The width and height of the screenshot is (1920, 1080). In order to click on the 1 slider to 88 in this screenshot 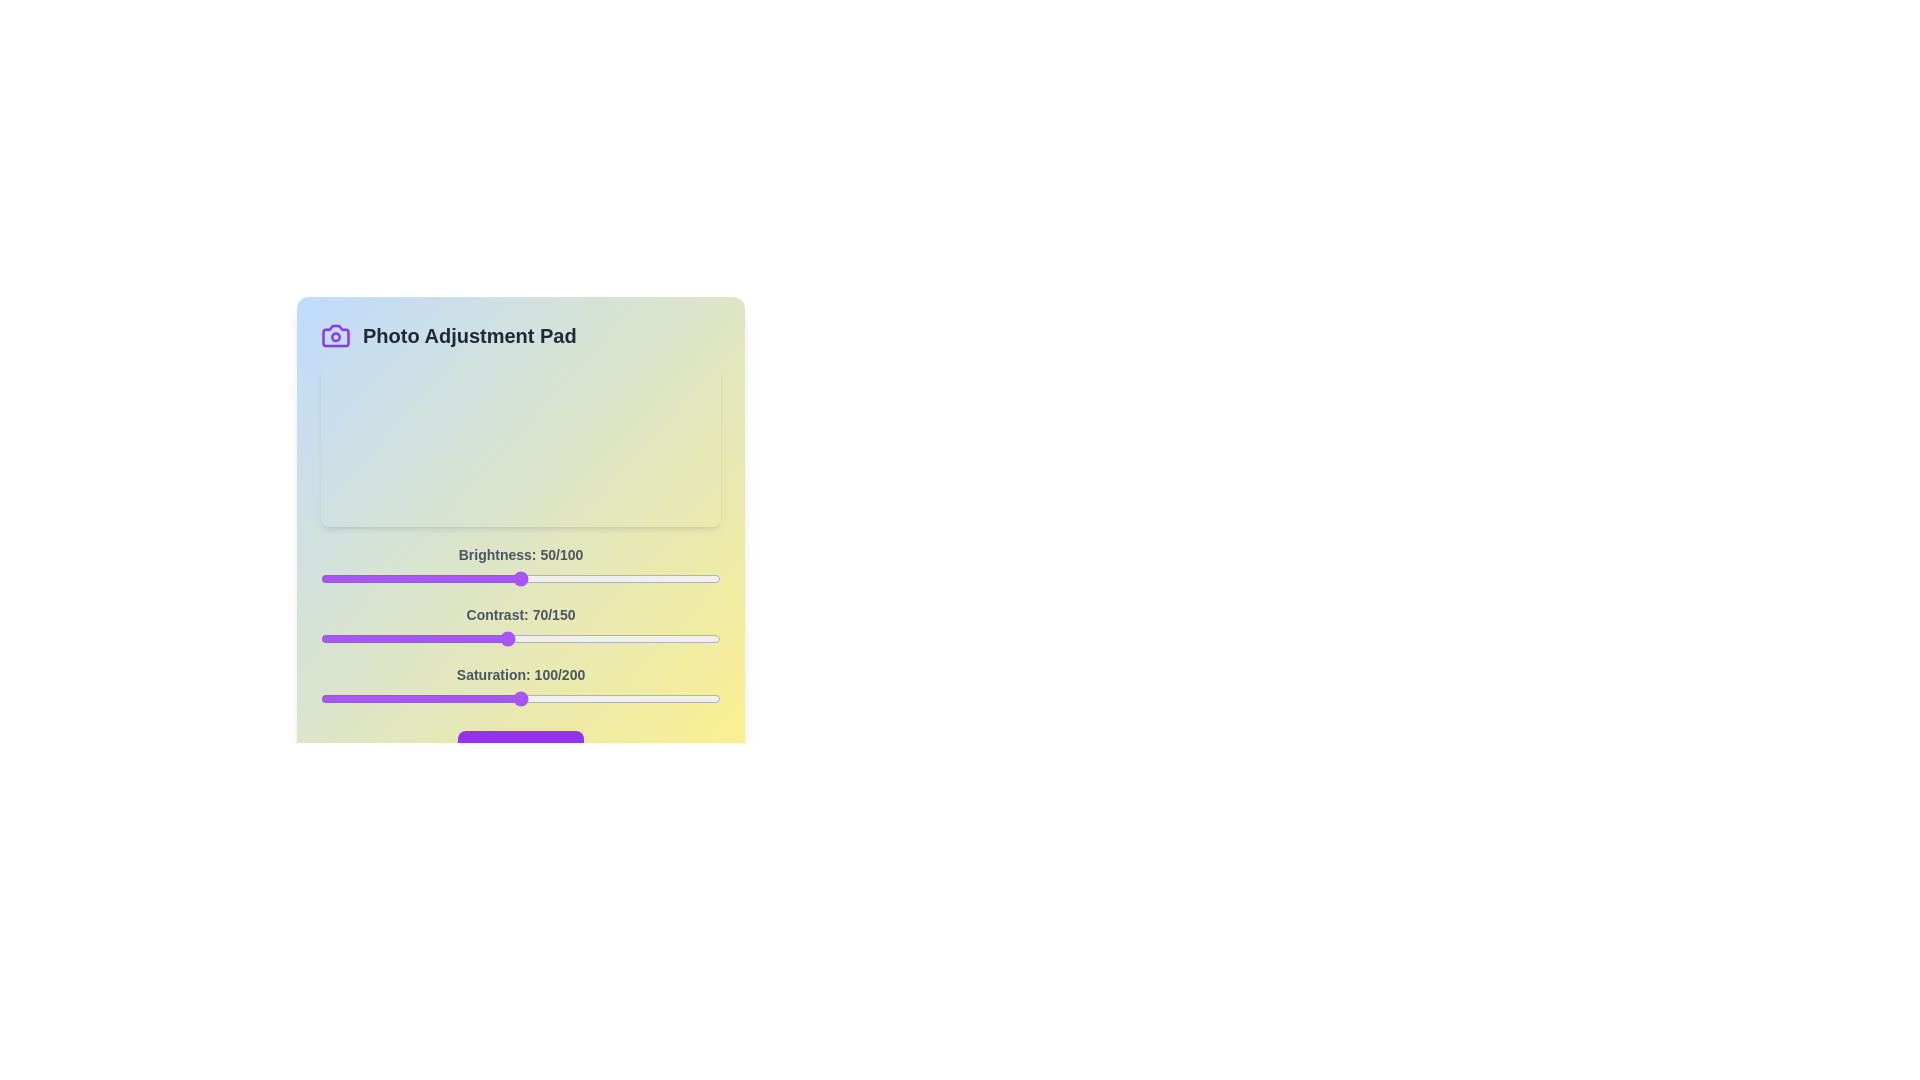, I will do `click(555, 639)`.